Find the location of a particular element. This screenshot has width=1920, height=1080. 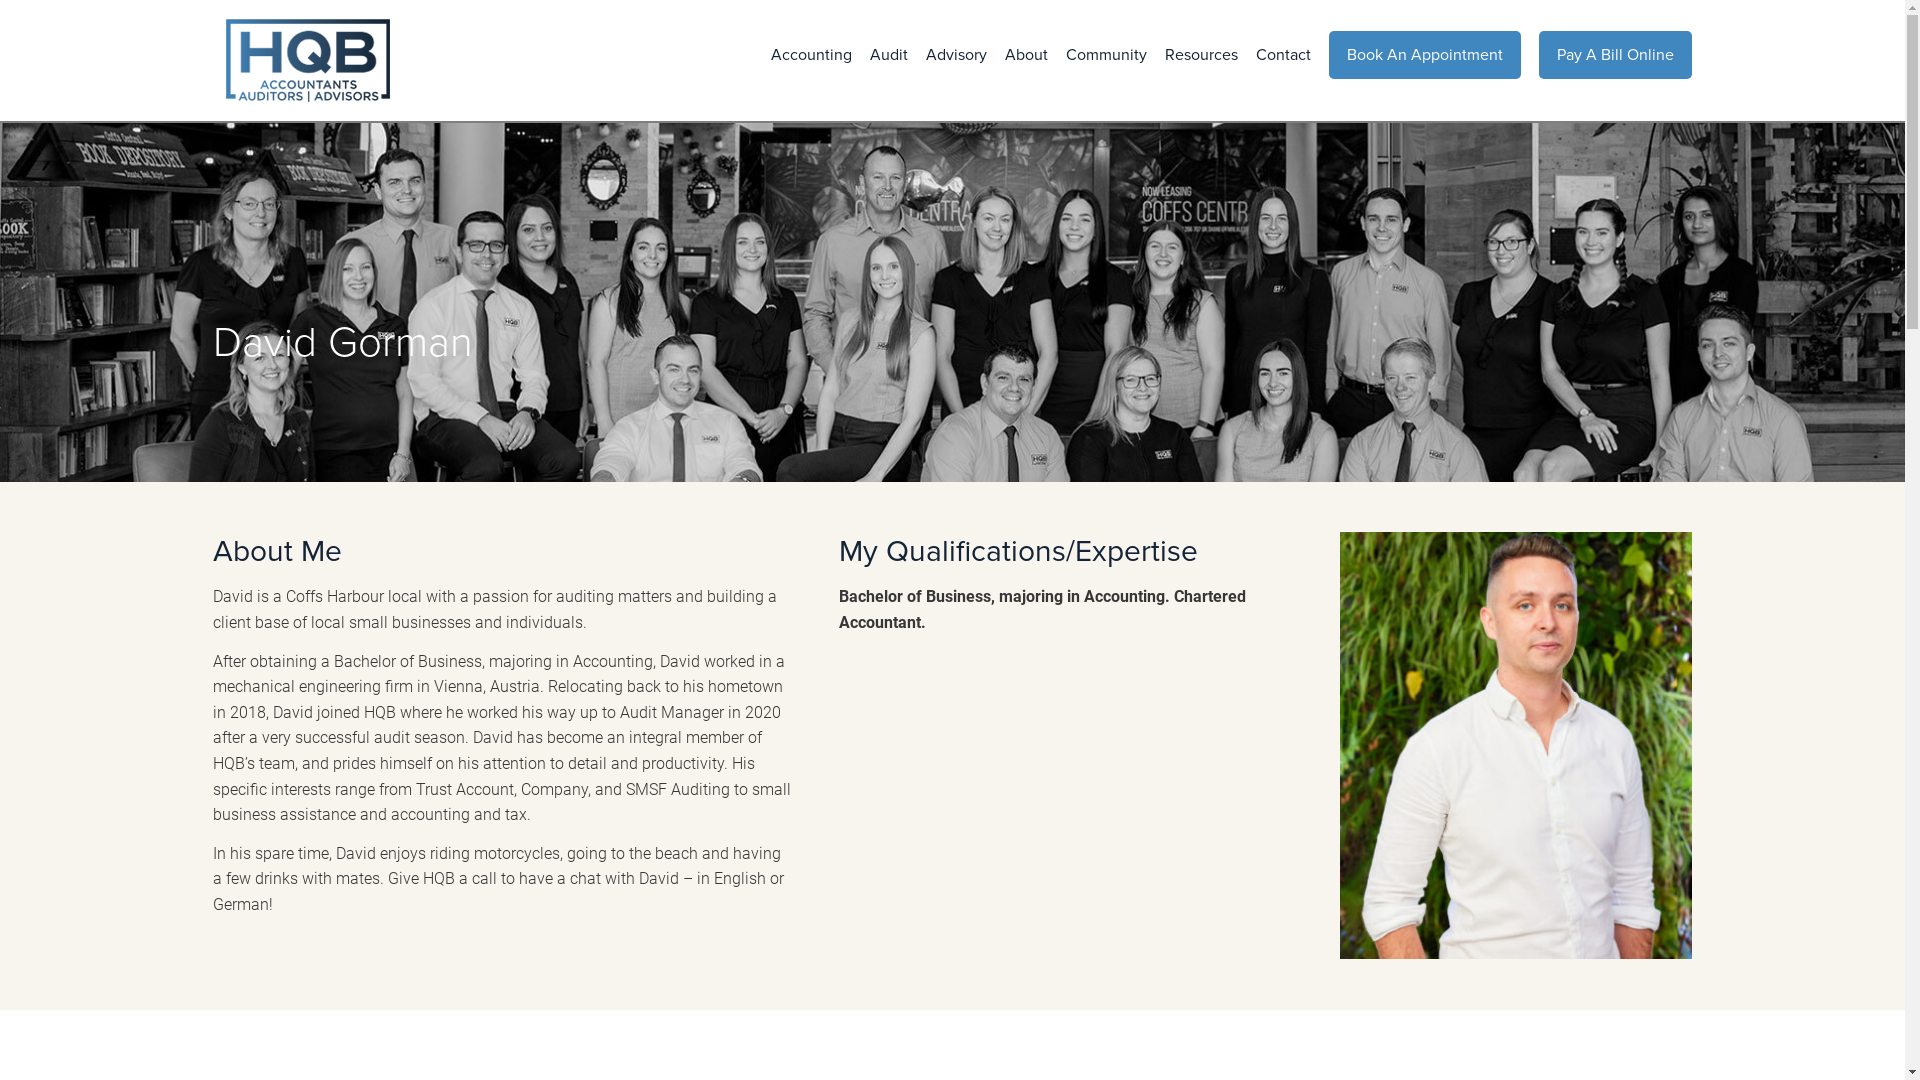

'Community' is located at coordinates (1096, 53).